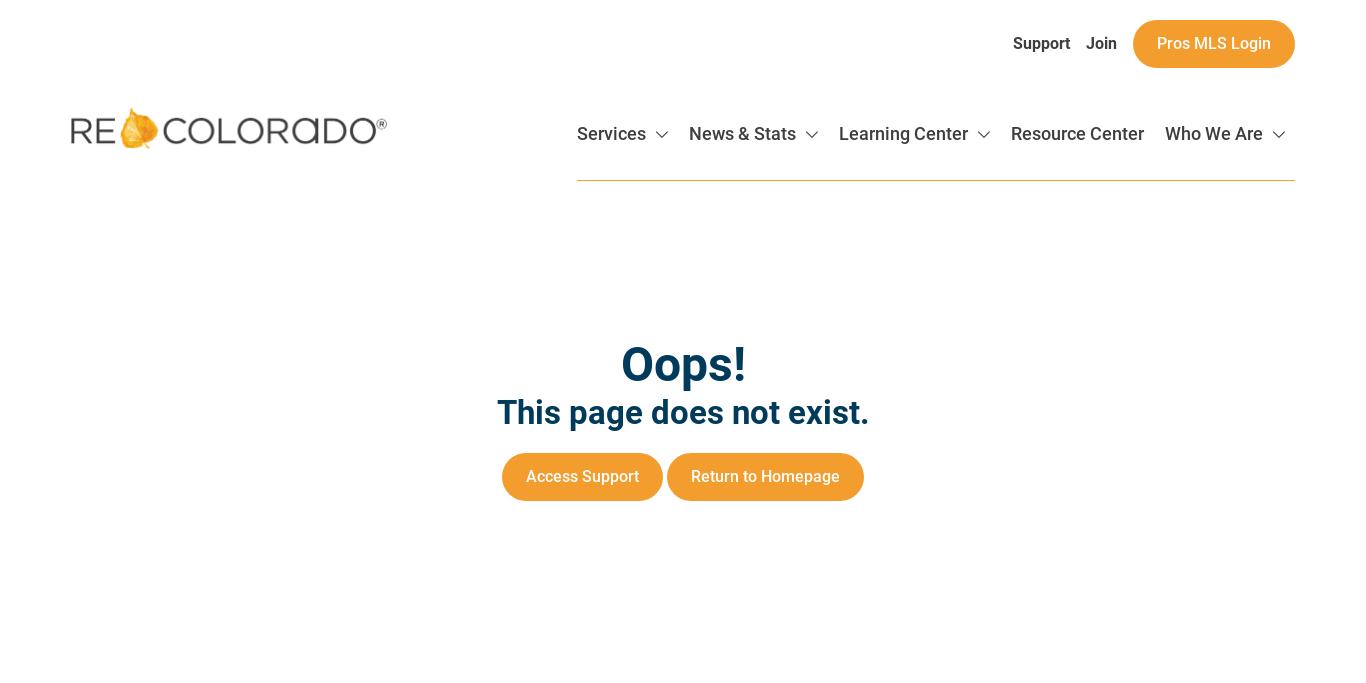  Describe the element at coordinates (1121, 212) in the screenshot. I see `'About REcolorado'` at that location.